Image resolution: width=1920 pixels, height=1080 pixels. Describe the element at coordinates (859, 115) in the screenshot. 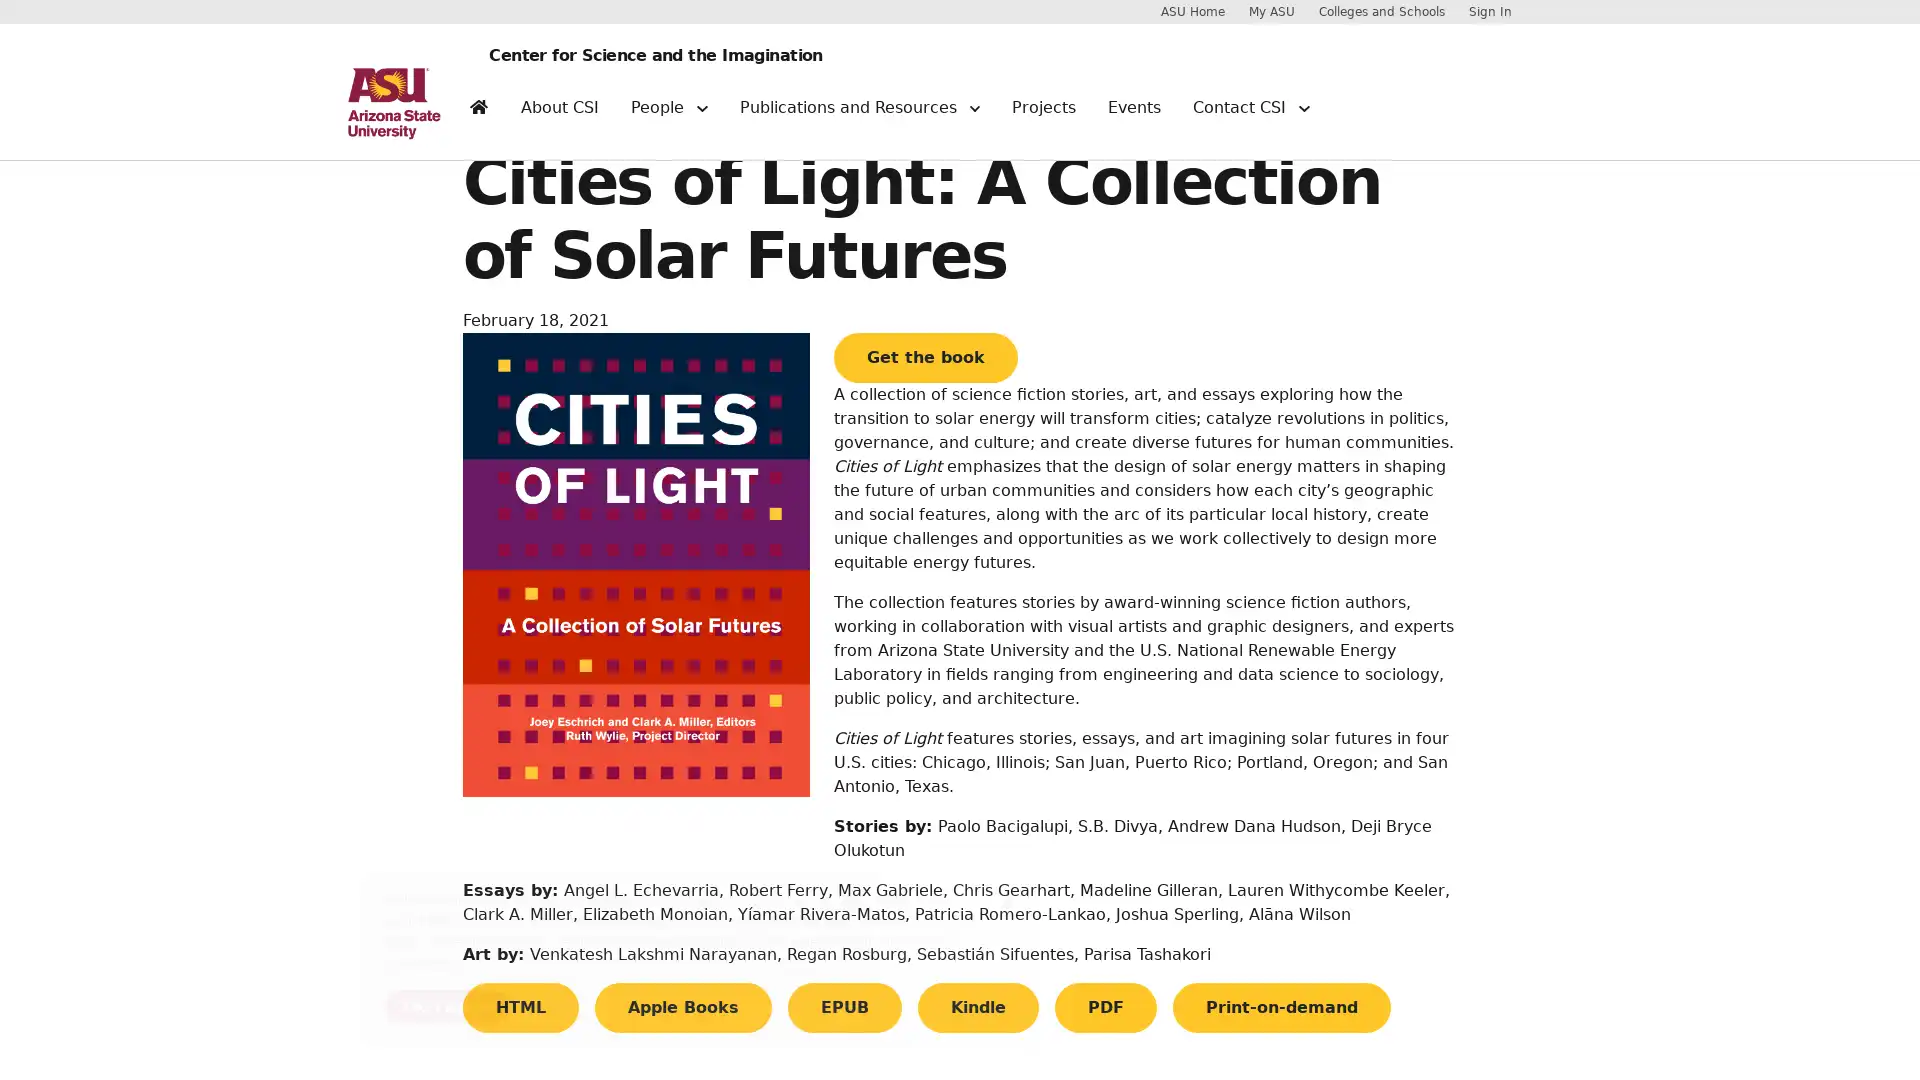

I see `Publications and Resources` at that location.